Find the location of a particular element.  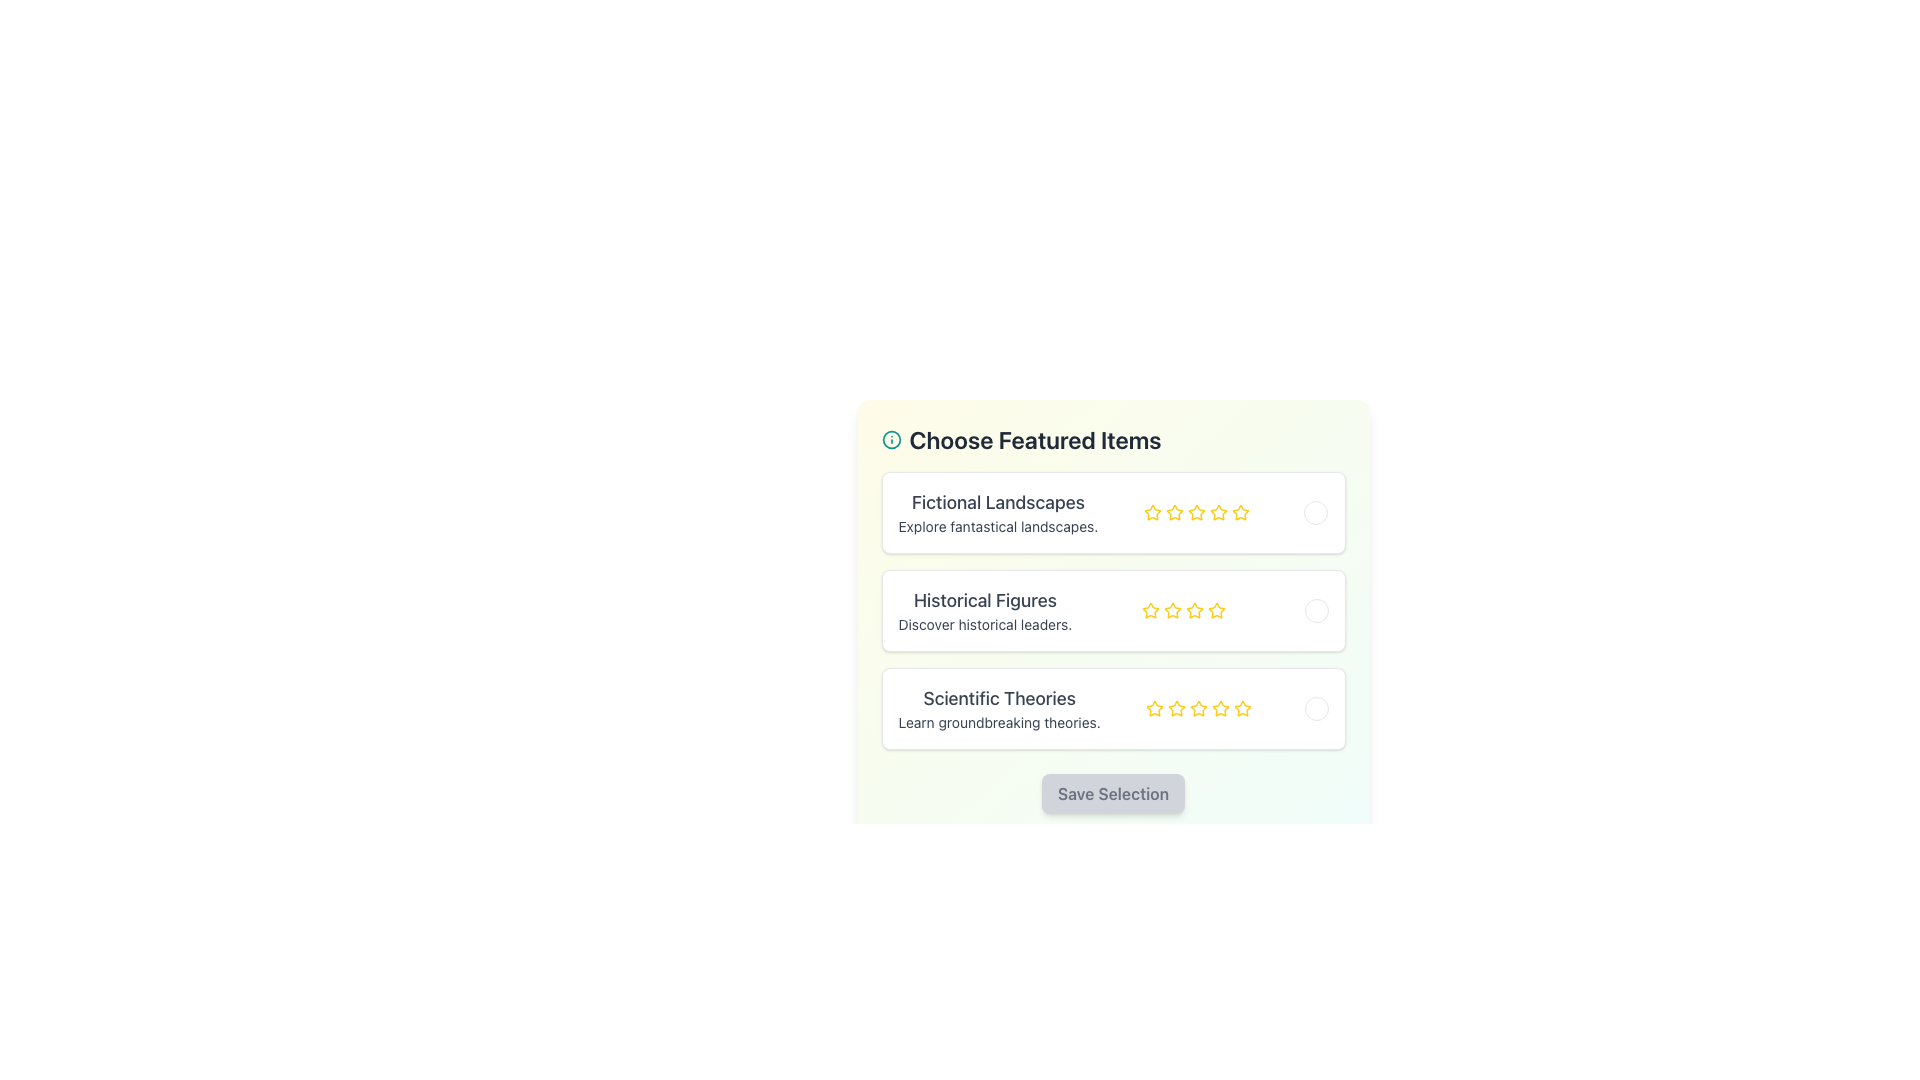

the third star in the rating section for 'Scientific Theories' is located at coordinates (1198, 707).